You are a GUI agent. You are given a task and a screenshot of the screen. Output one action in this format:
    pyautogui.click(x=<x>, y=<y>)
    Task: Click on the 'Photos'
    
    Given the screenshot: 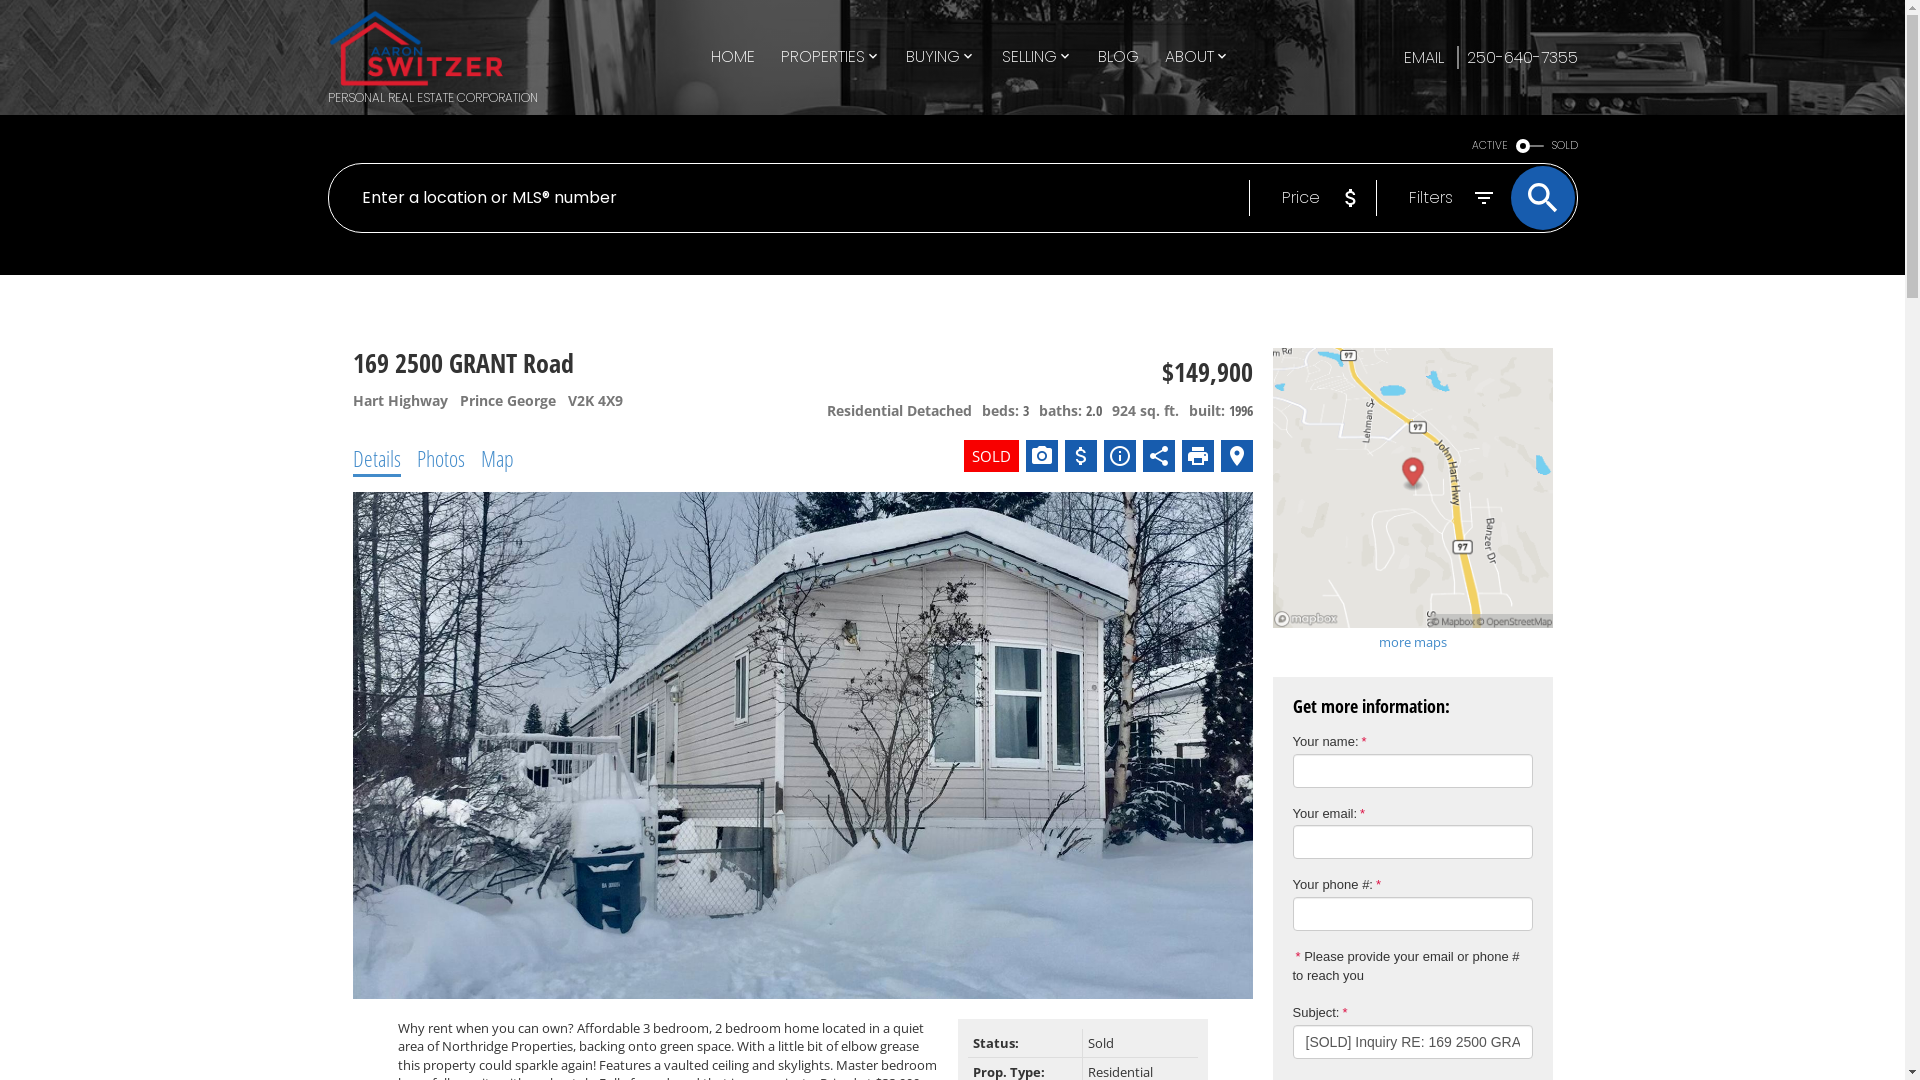 What is the action you would take?
    pyautogui.click(x=415, y=458)
    